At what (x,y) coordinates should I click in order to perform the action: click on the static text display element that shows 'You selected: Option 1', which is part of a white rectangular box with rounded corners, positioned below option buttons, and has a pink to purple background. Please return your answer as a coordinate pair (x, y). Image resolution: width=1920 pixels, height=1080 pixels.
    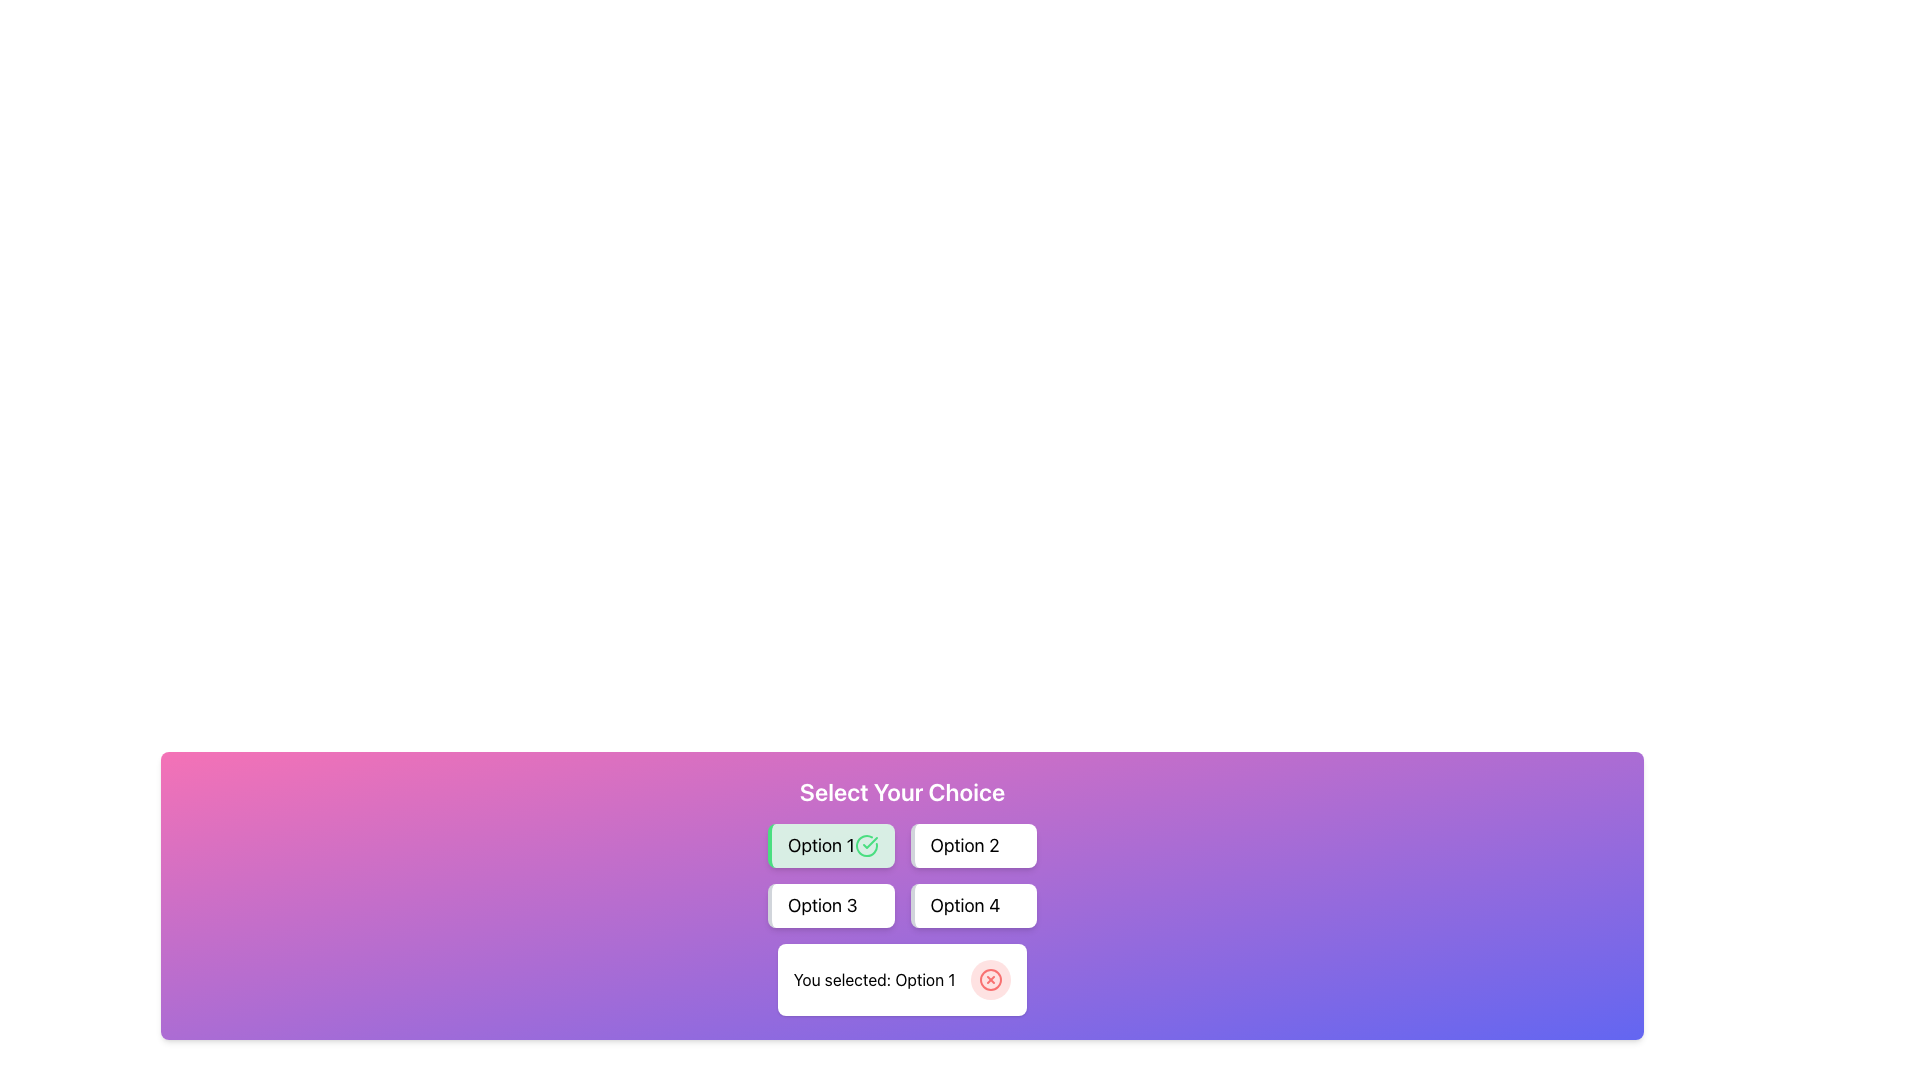
    Looking at the image, I should click on (874, 978).